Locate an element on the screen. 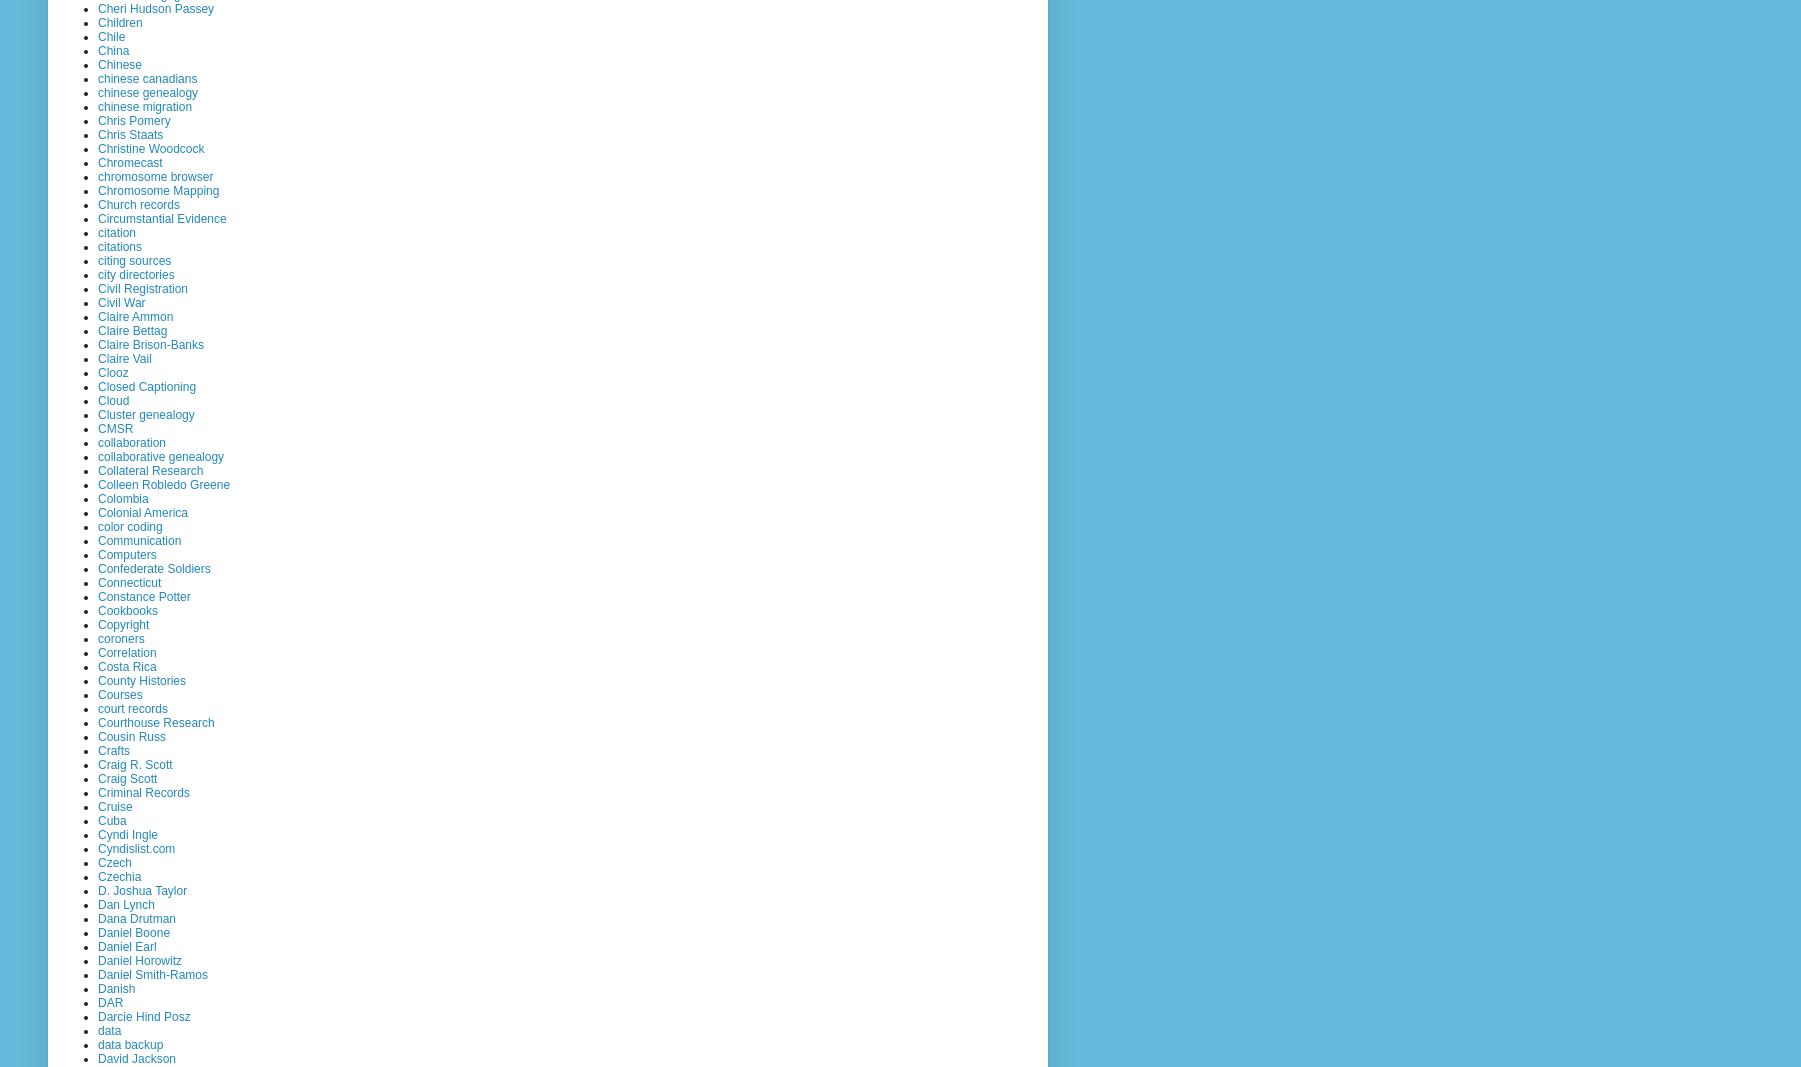 The width and height of the screenshot is (1801, 1067). 'Colonial America' is located at coordinates (142, 511).